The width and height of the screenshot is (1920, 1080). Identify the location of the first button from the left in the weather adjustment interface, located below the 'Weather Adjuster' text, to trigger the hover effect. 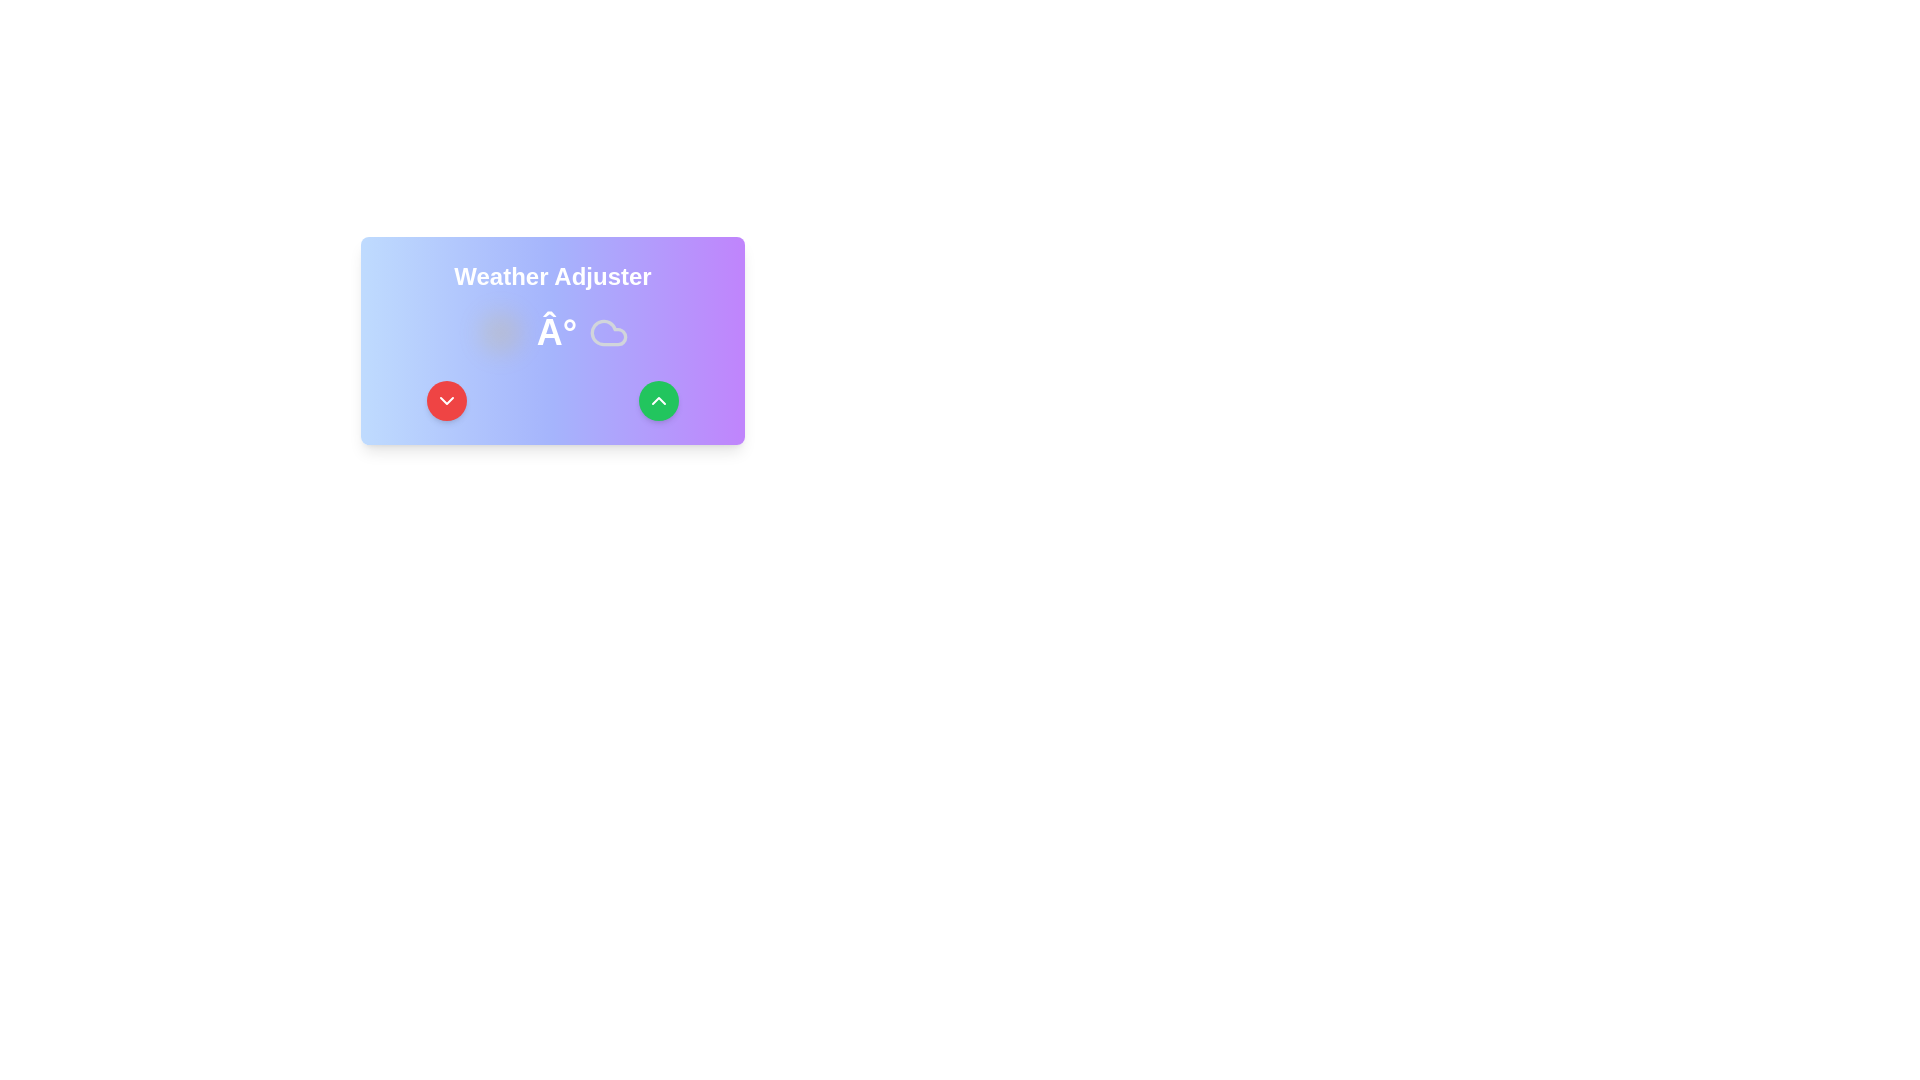
(445, 401).